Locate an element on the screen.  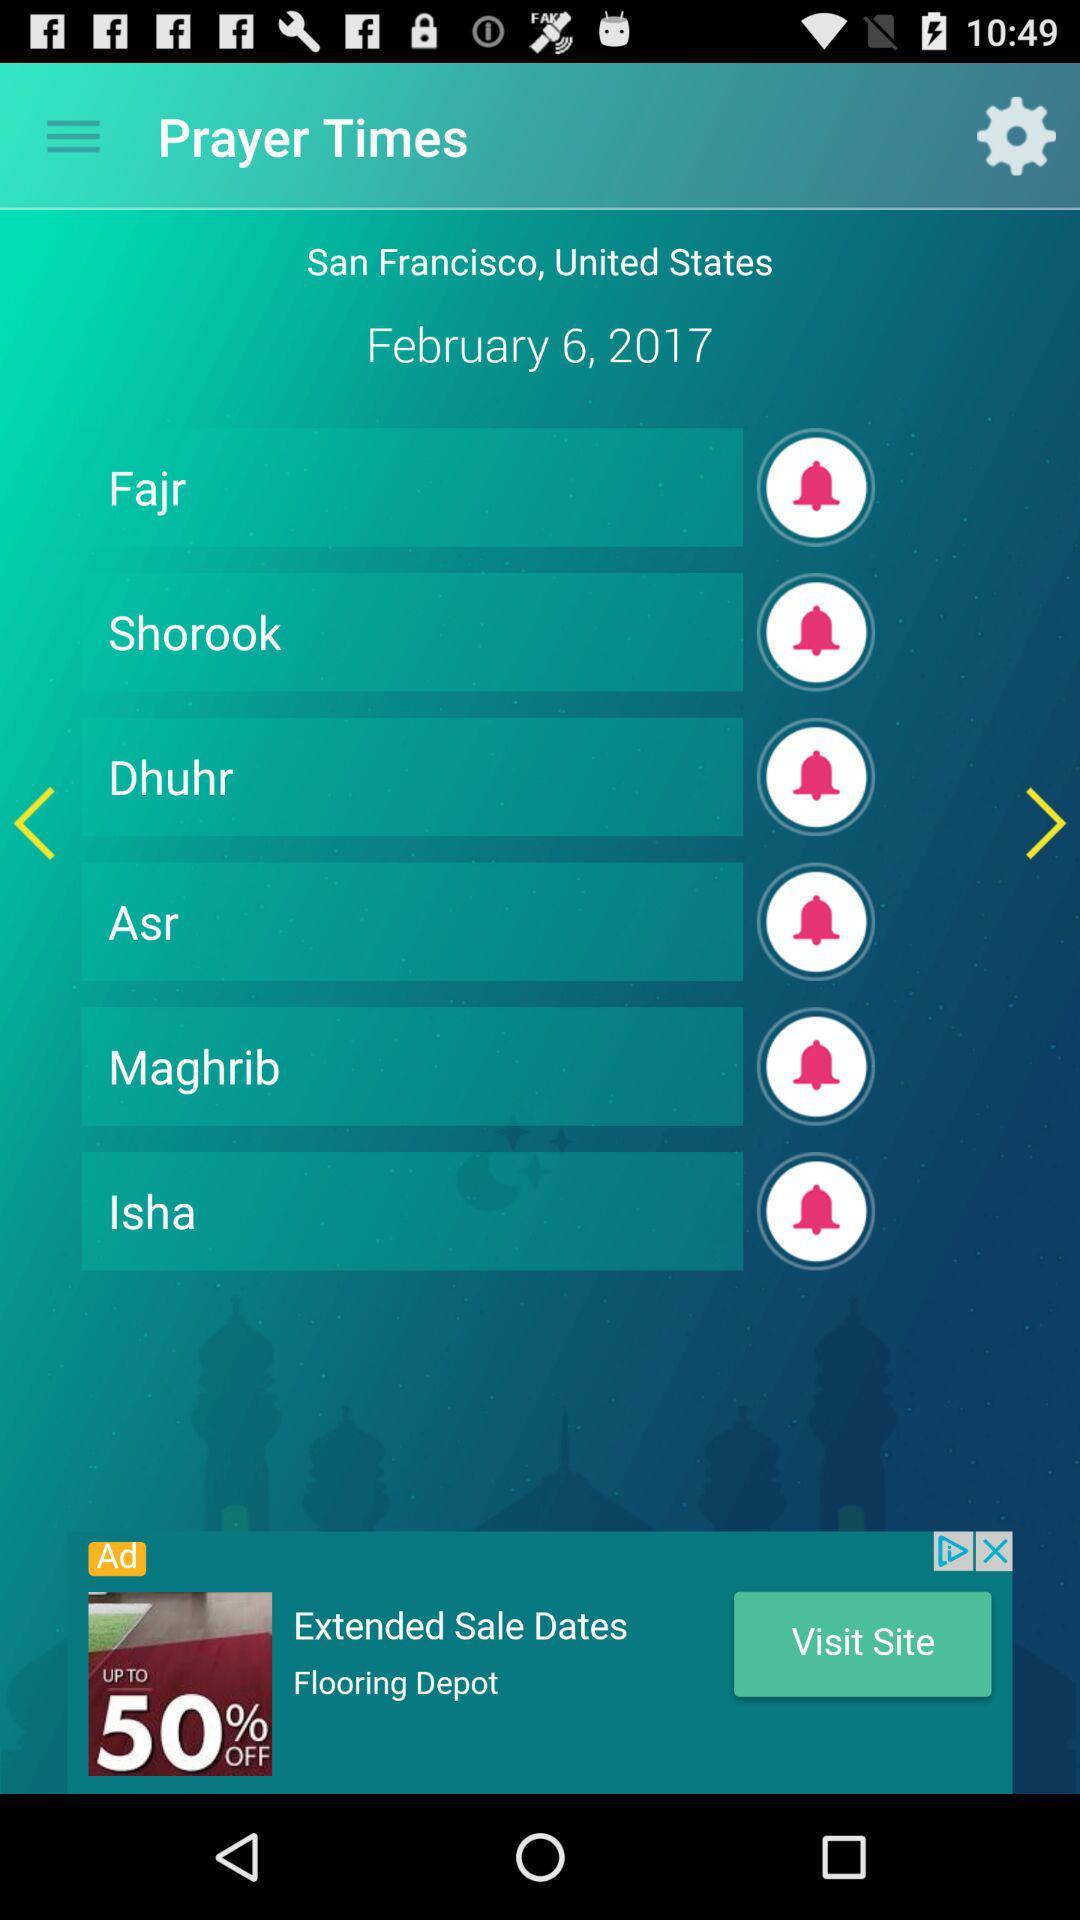
turn on notification is located at coordinates (816, 487).